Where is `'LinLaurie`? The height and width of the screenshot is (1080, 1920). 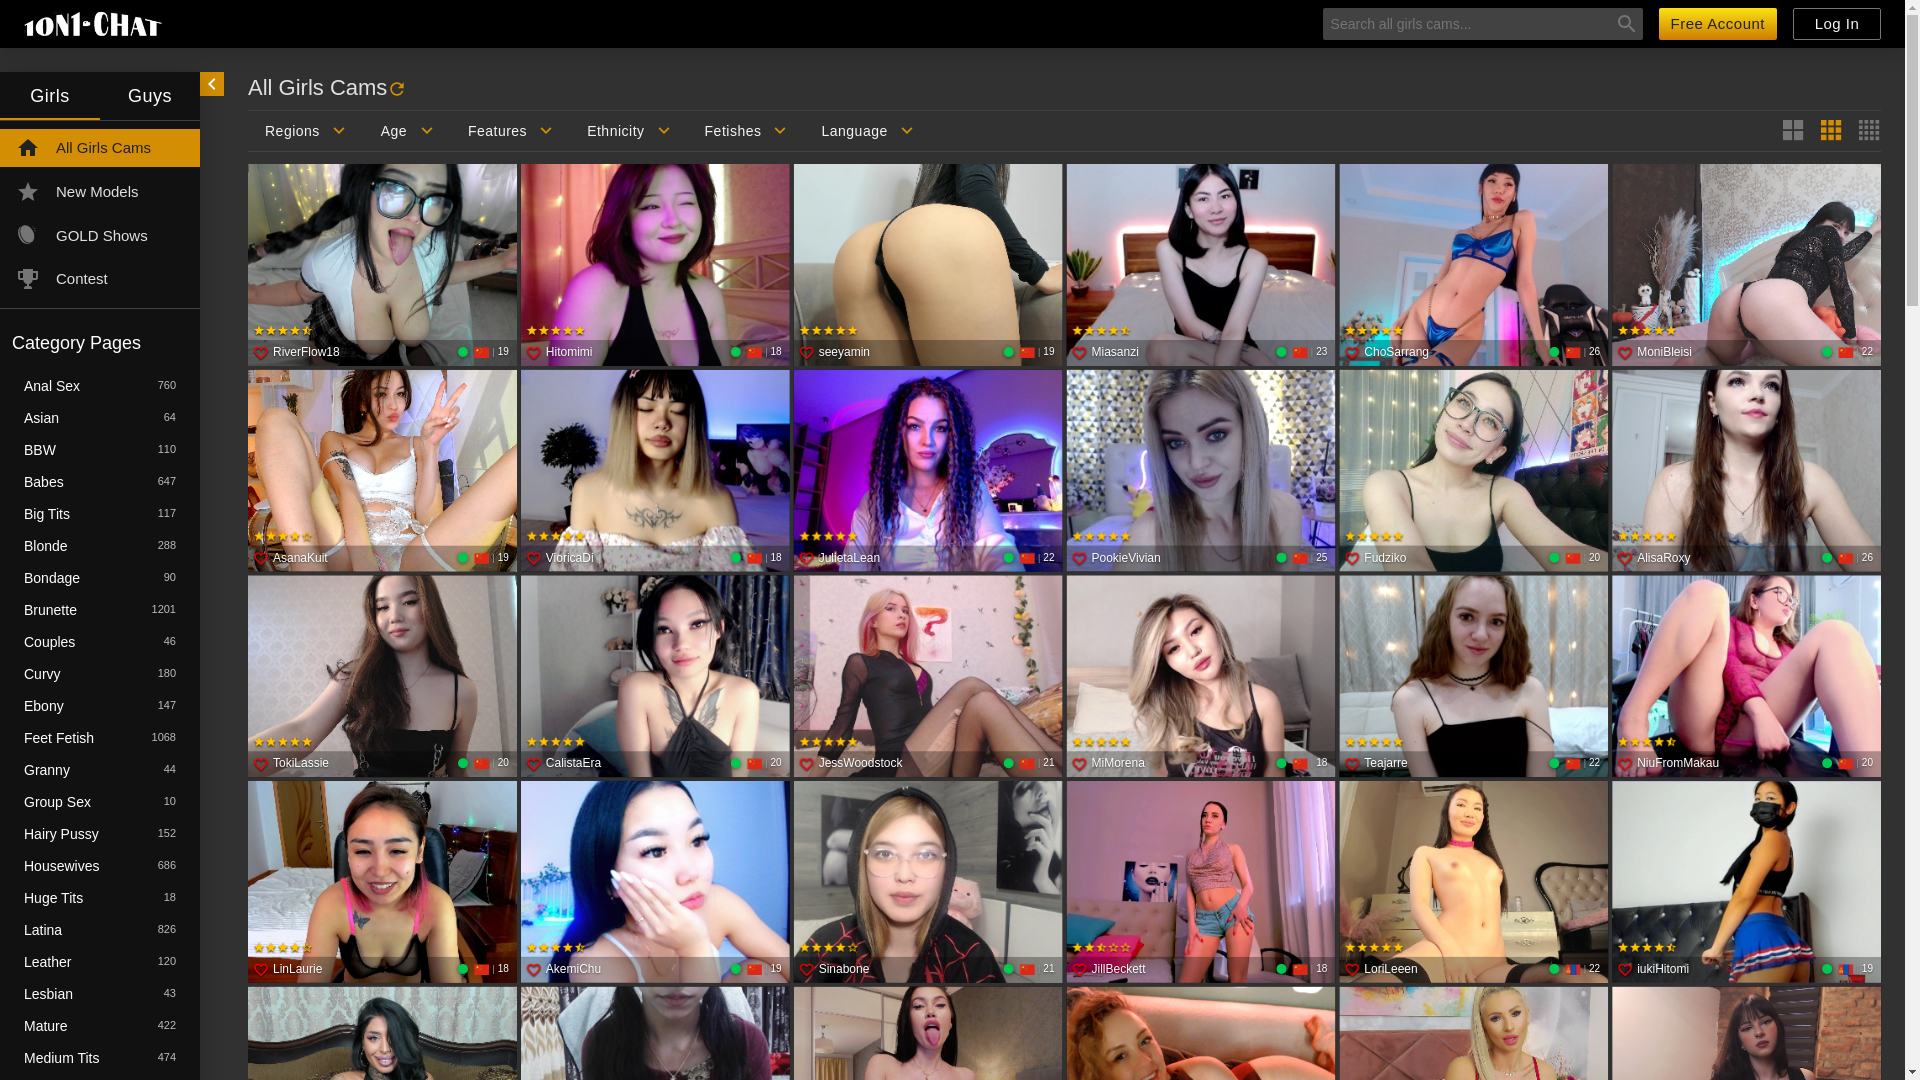 'LinLaurie is located at coordinates (382, 882).